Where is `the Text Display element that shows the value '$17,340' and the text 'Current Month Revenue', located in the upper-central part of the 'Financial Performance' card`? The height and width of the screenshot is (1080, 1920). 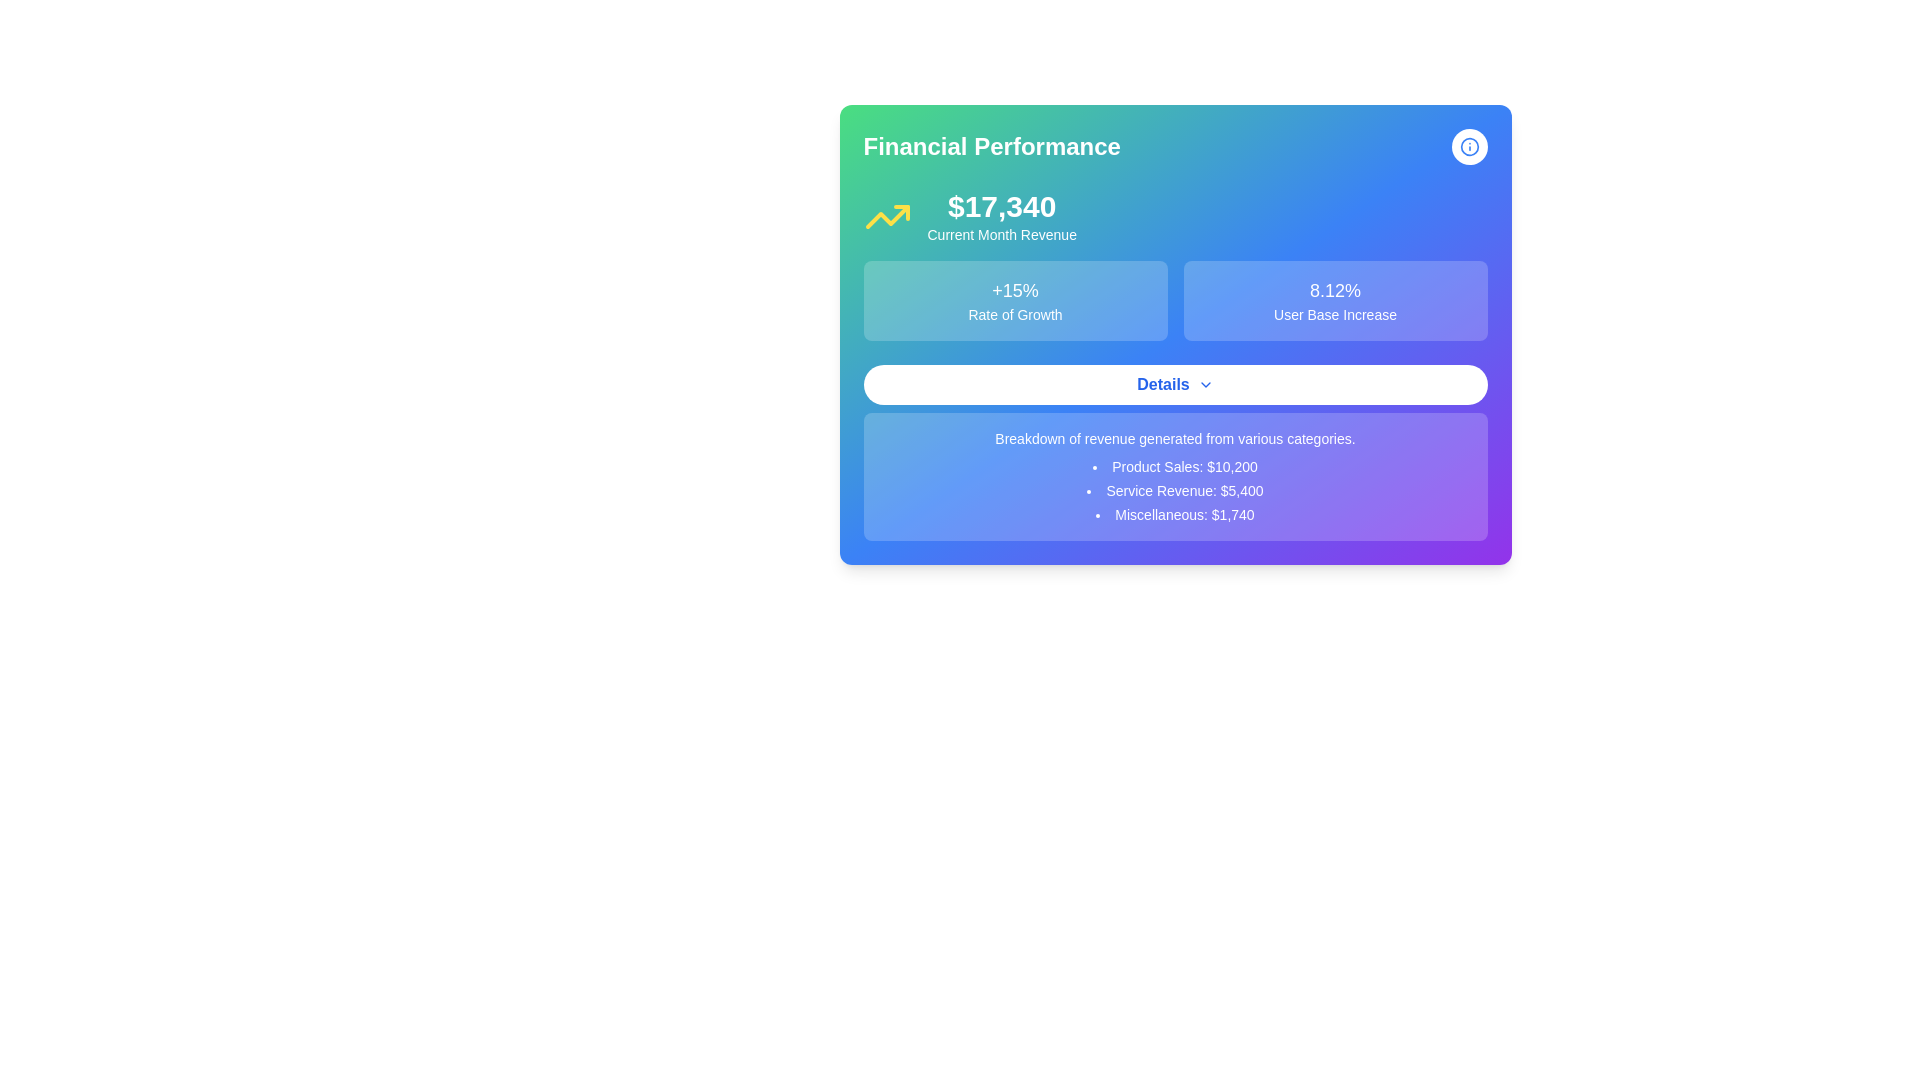
the Text Display element that shows the value '$17,340' and the text 'Current Month Revenue', located in the upper-central part of the 'Financial Performance' card is located at coordinates (1002, 216).